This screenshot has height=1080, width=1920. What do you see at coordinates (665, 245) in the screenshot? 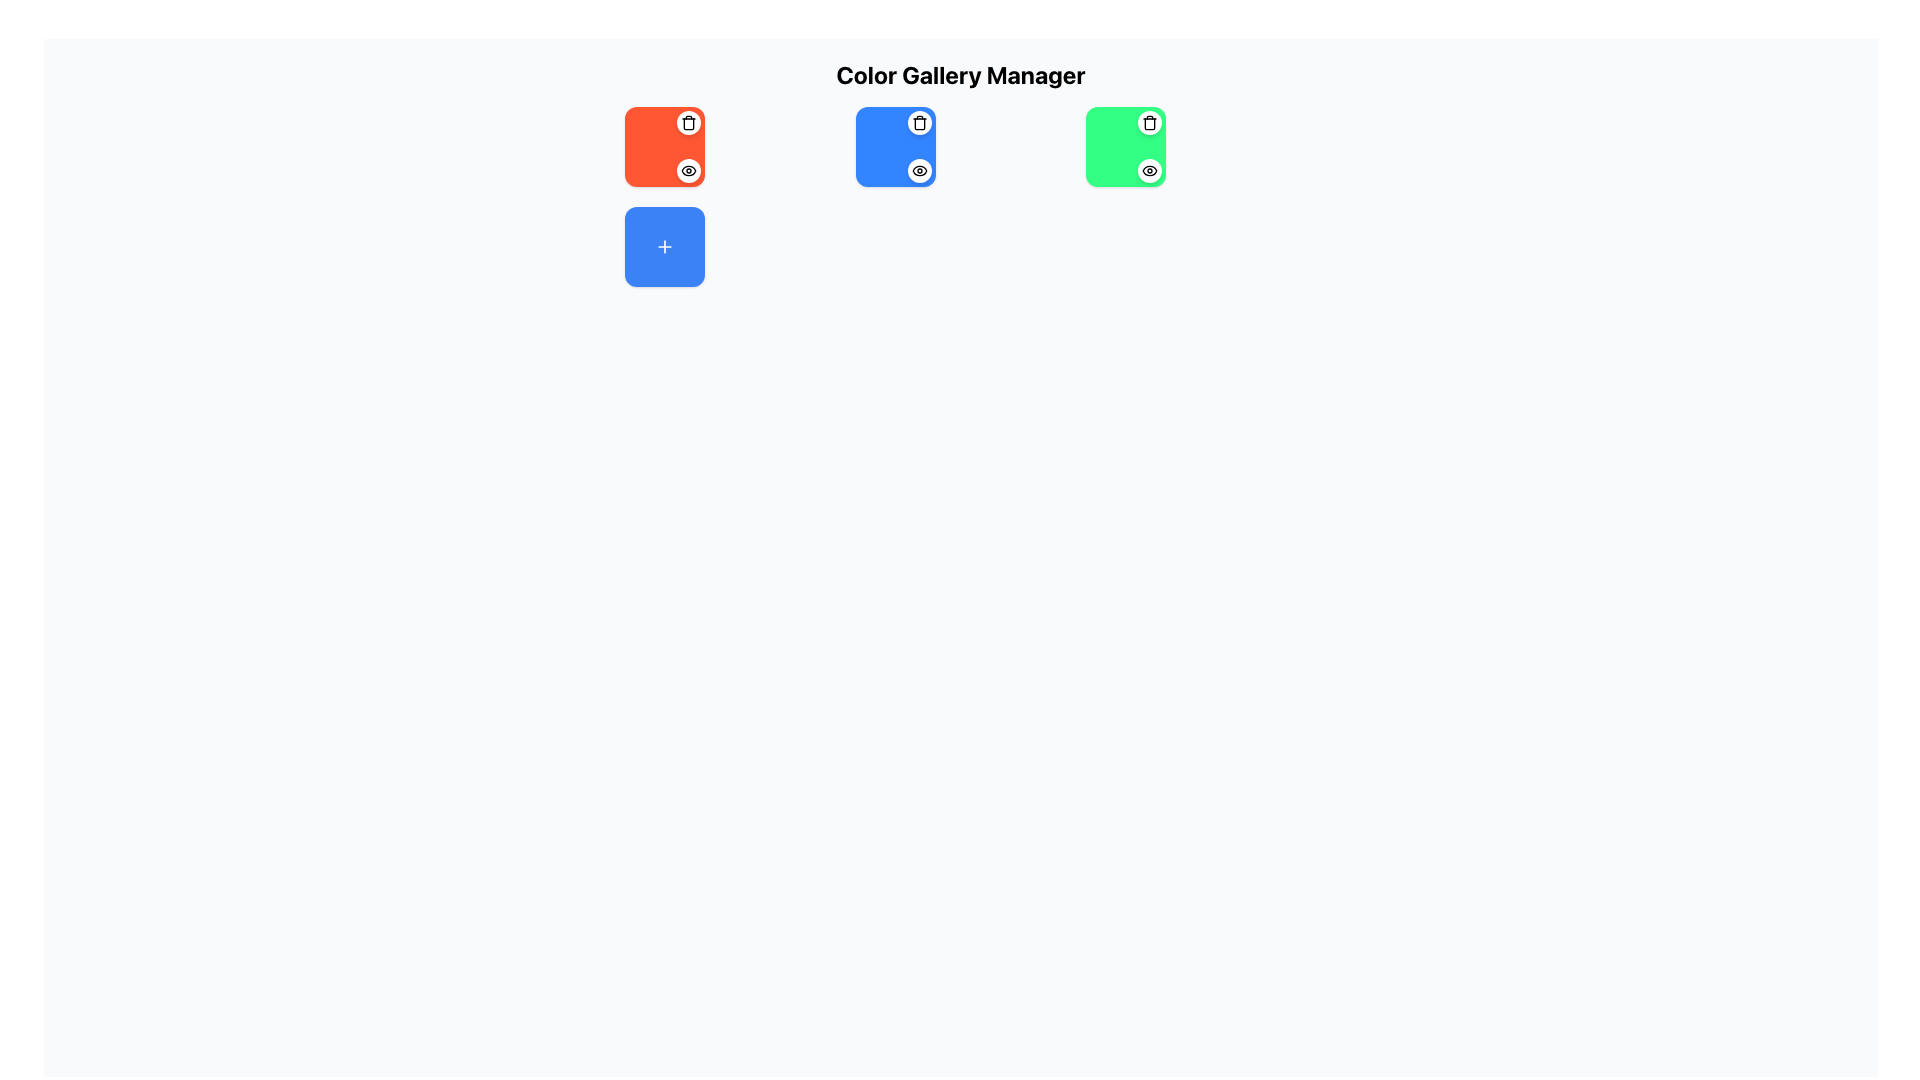
I see `the blue square button with a white '+' icon located in the first column of the second row in the grid layout` at bounding box center [665, 245].